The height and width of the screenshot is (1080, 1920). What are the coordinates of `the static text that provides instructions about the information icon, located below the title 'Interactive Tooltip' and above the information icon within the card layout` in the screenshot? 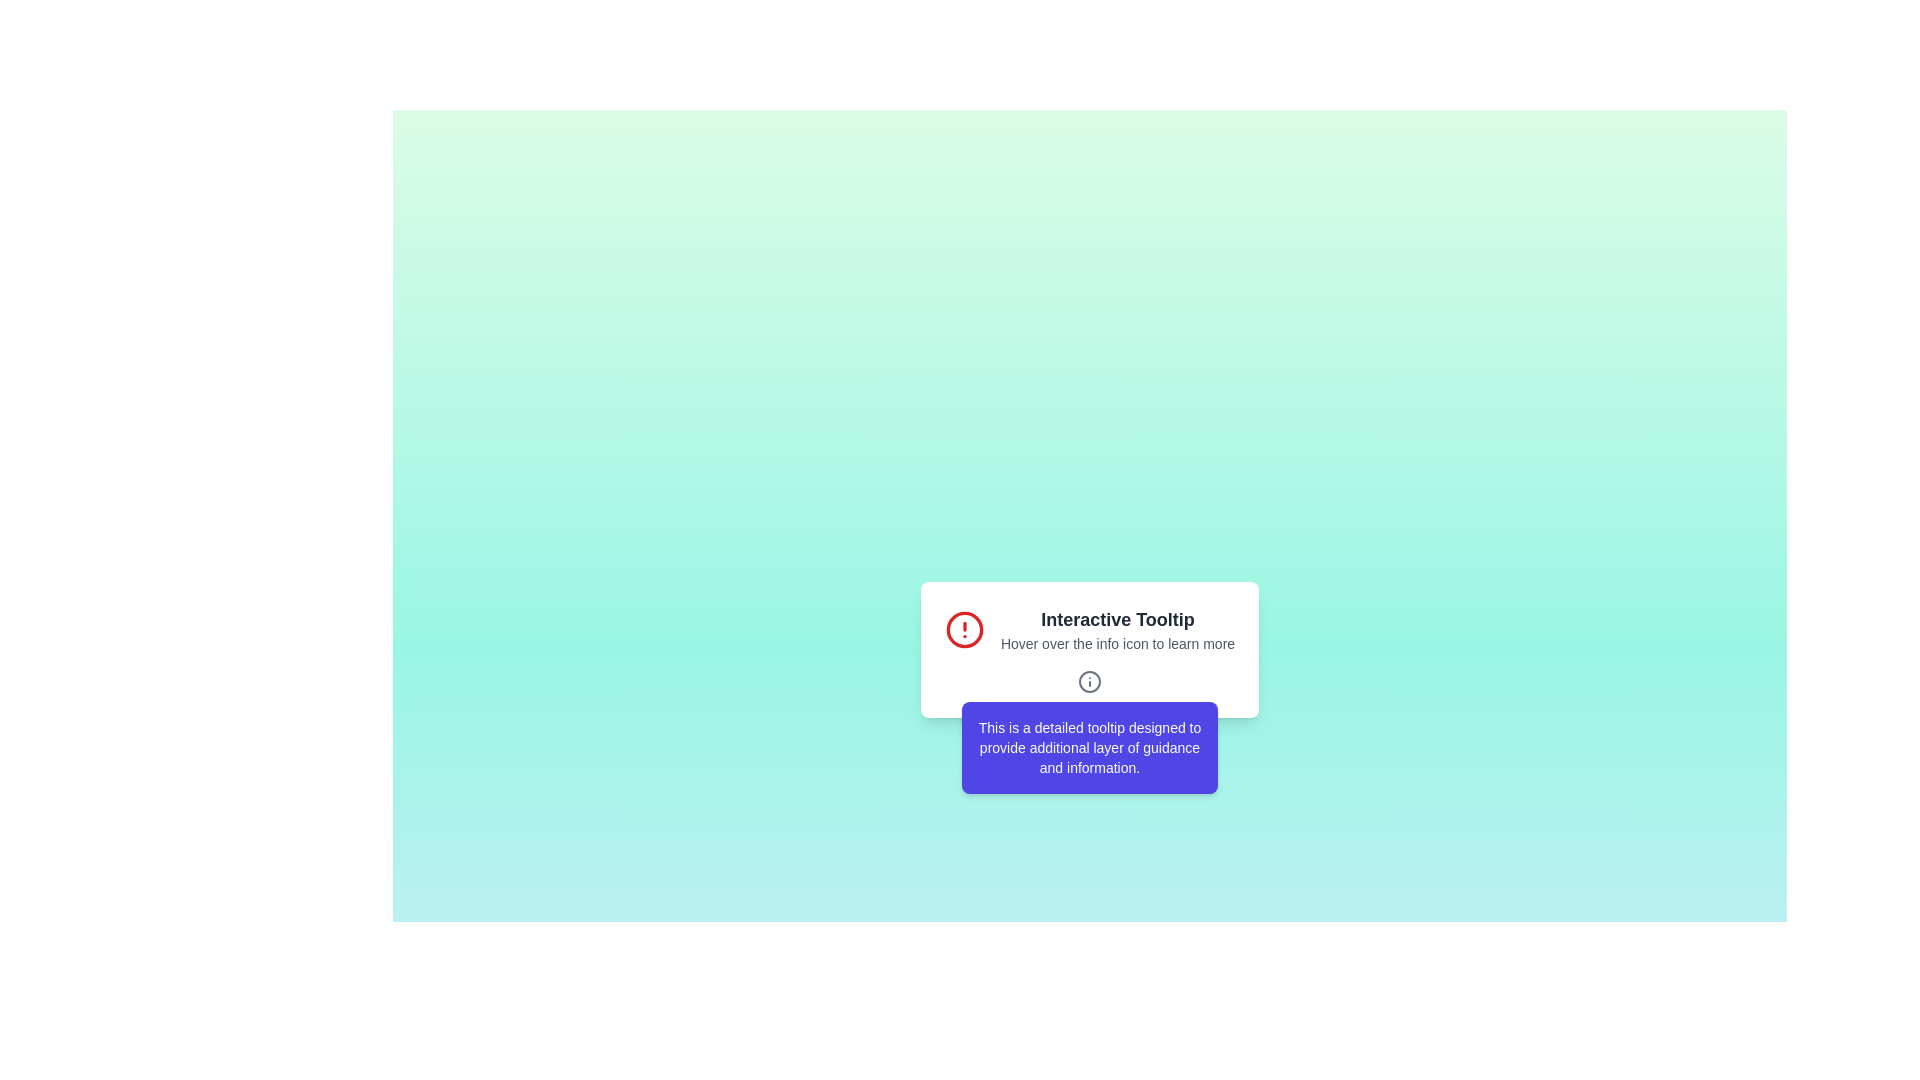 It's located at (1117, 644).